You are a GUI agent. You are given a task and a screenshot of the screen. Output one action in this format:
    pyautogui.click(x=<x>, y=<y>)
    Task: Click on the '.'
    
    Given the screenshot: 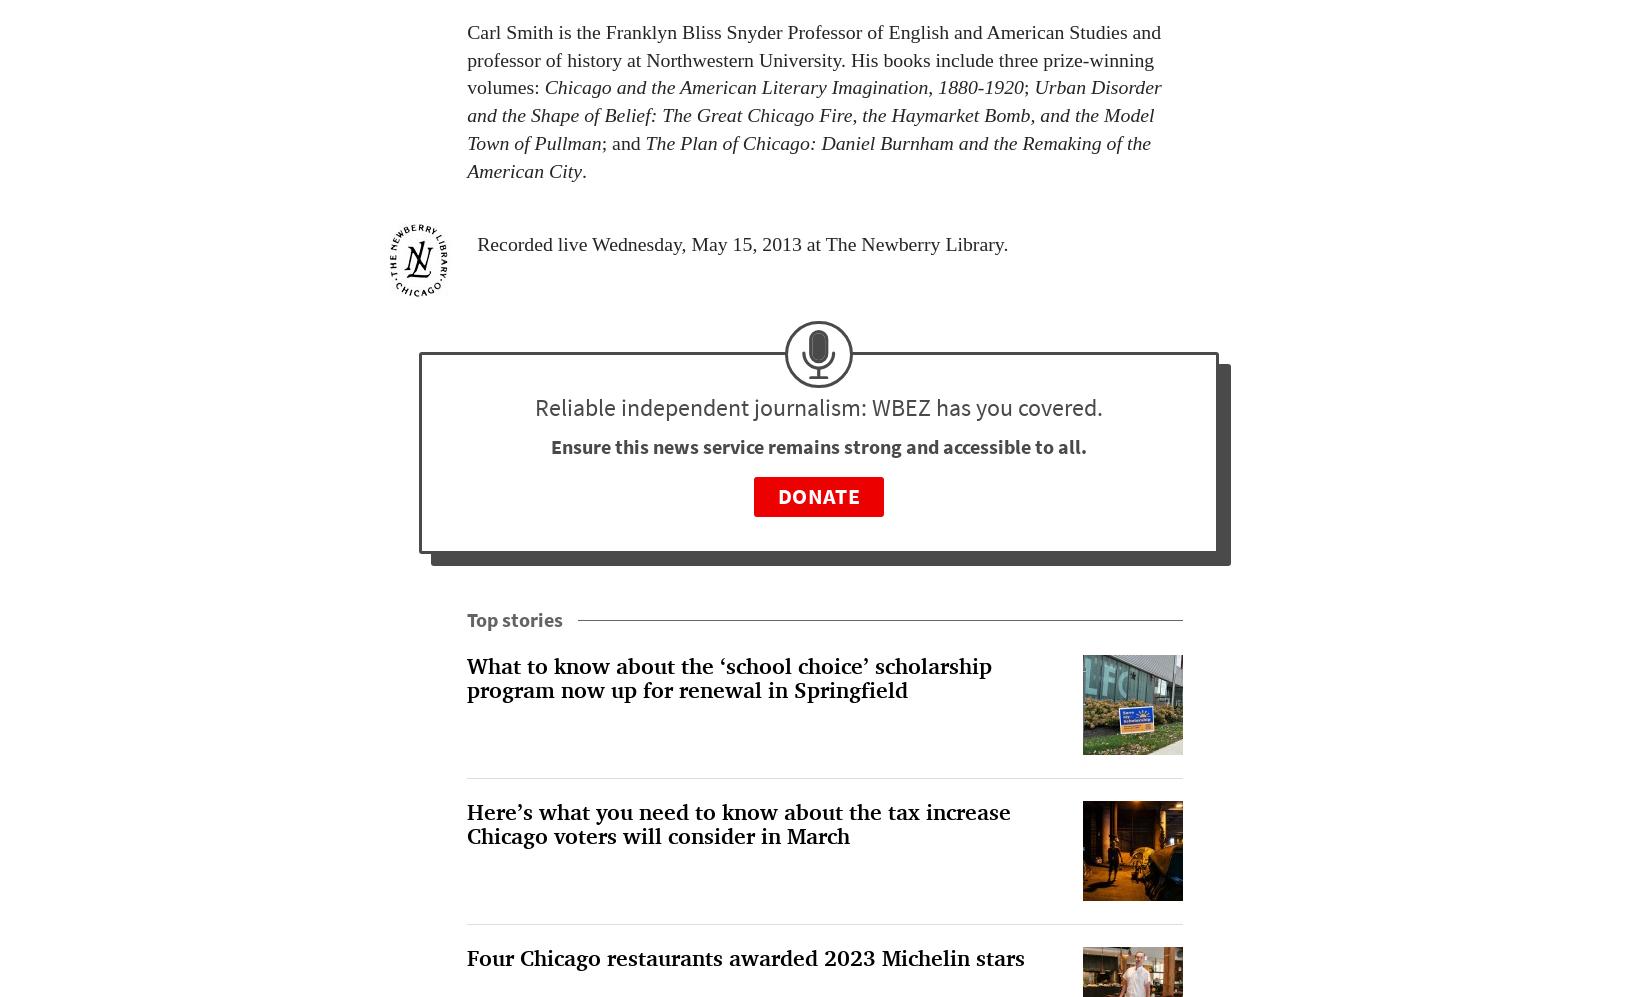 What is the action you would take?
    pyautogui.click(x=582, y=168)
    